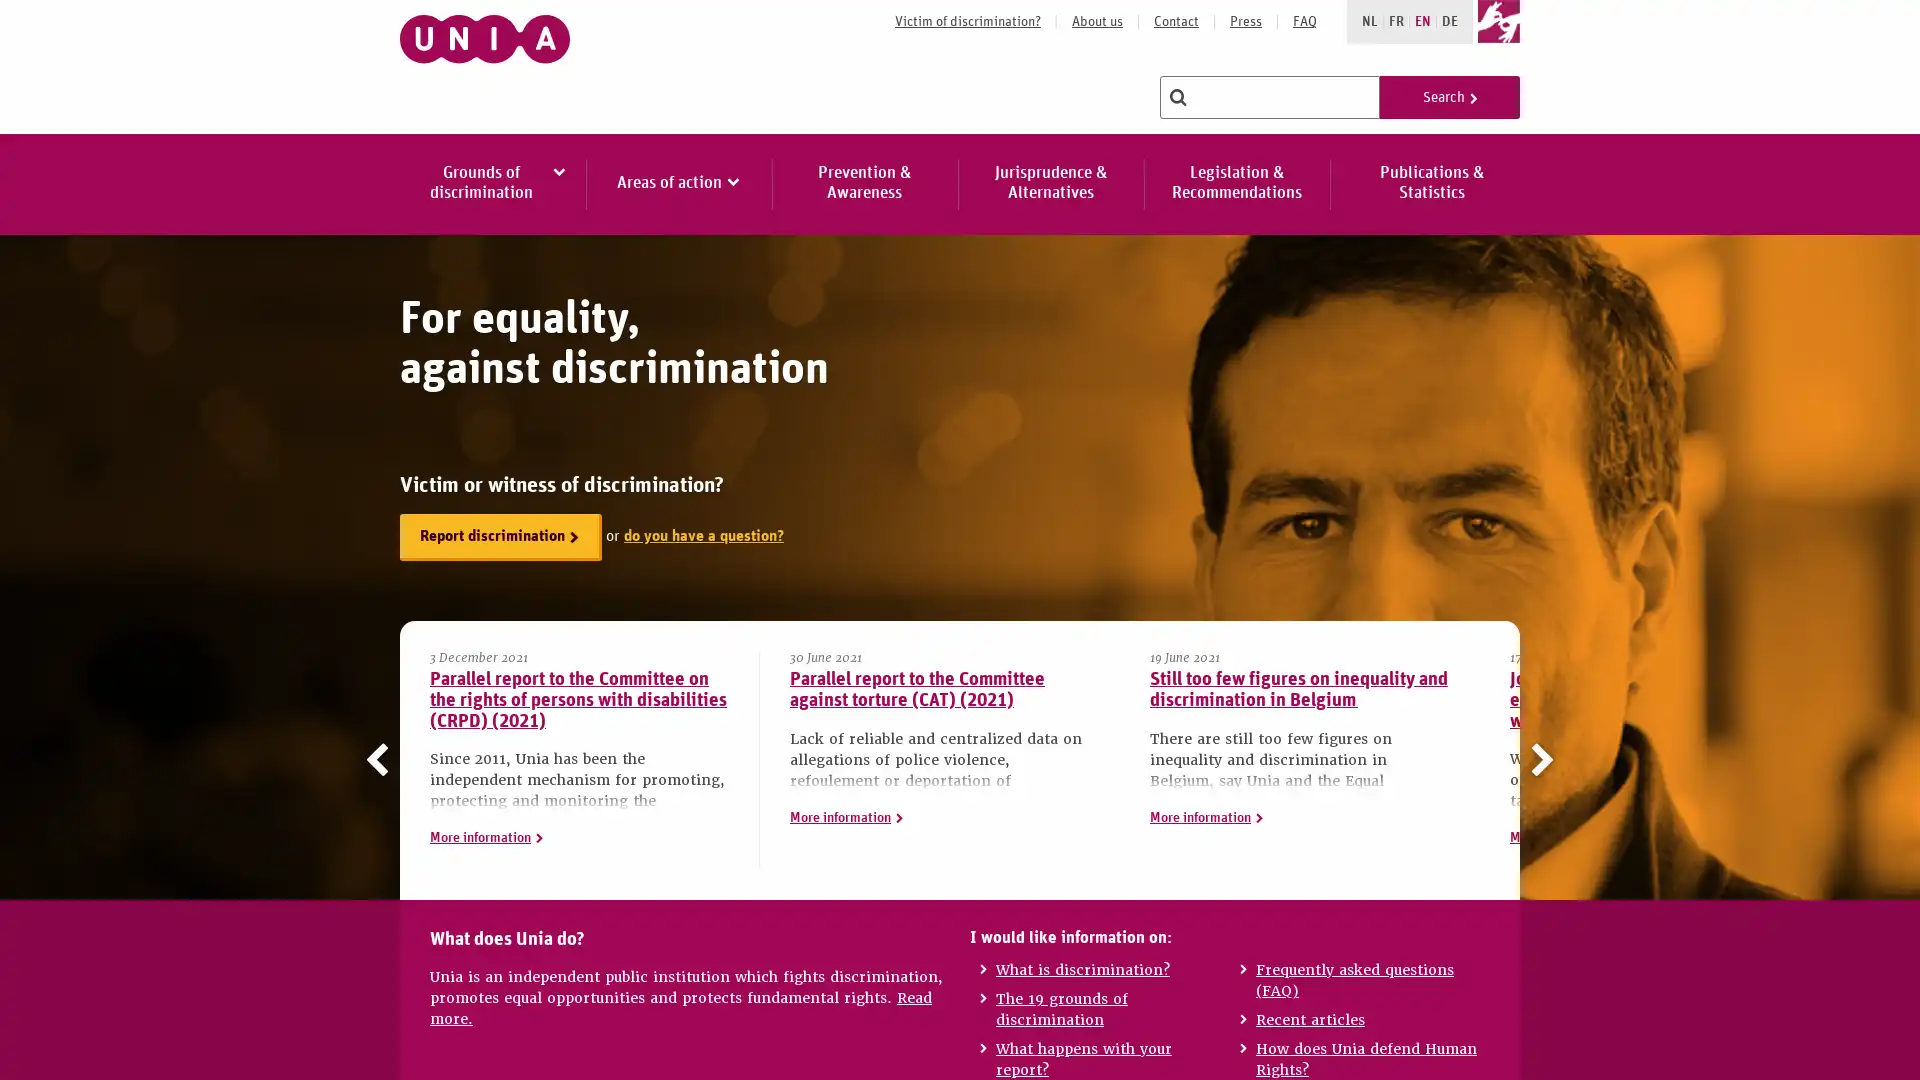  Describe the element at coordinates (1536, 759) in the screenshot. I see `Next` at that location.